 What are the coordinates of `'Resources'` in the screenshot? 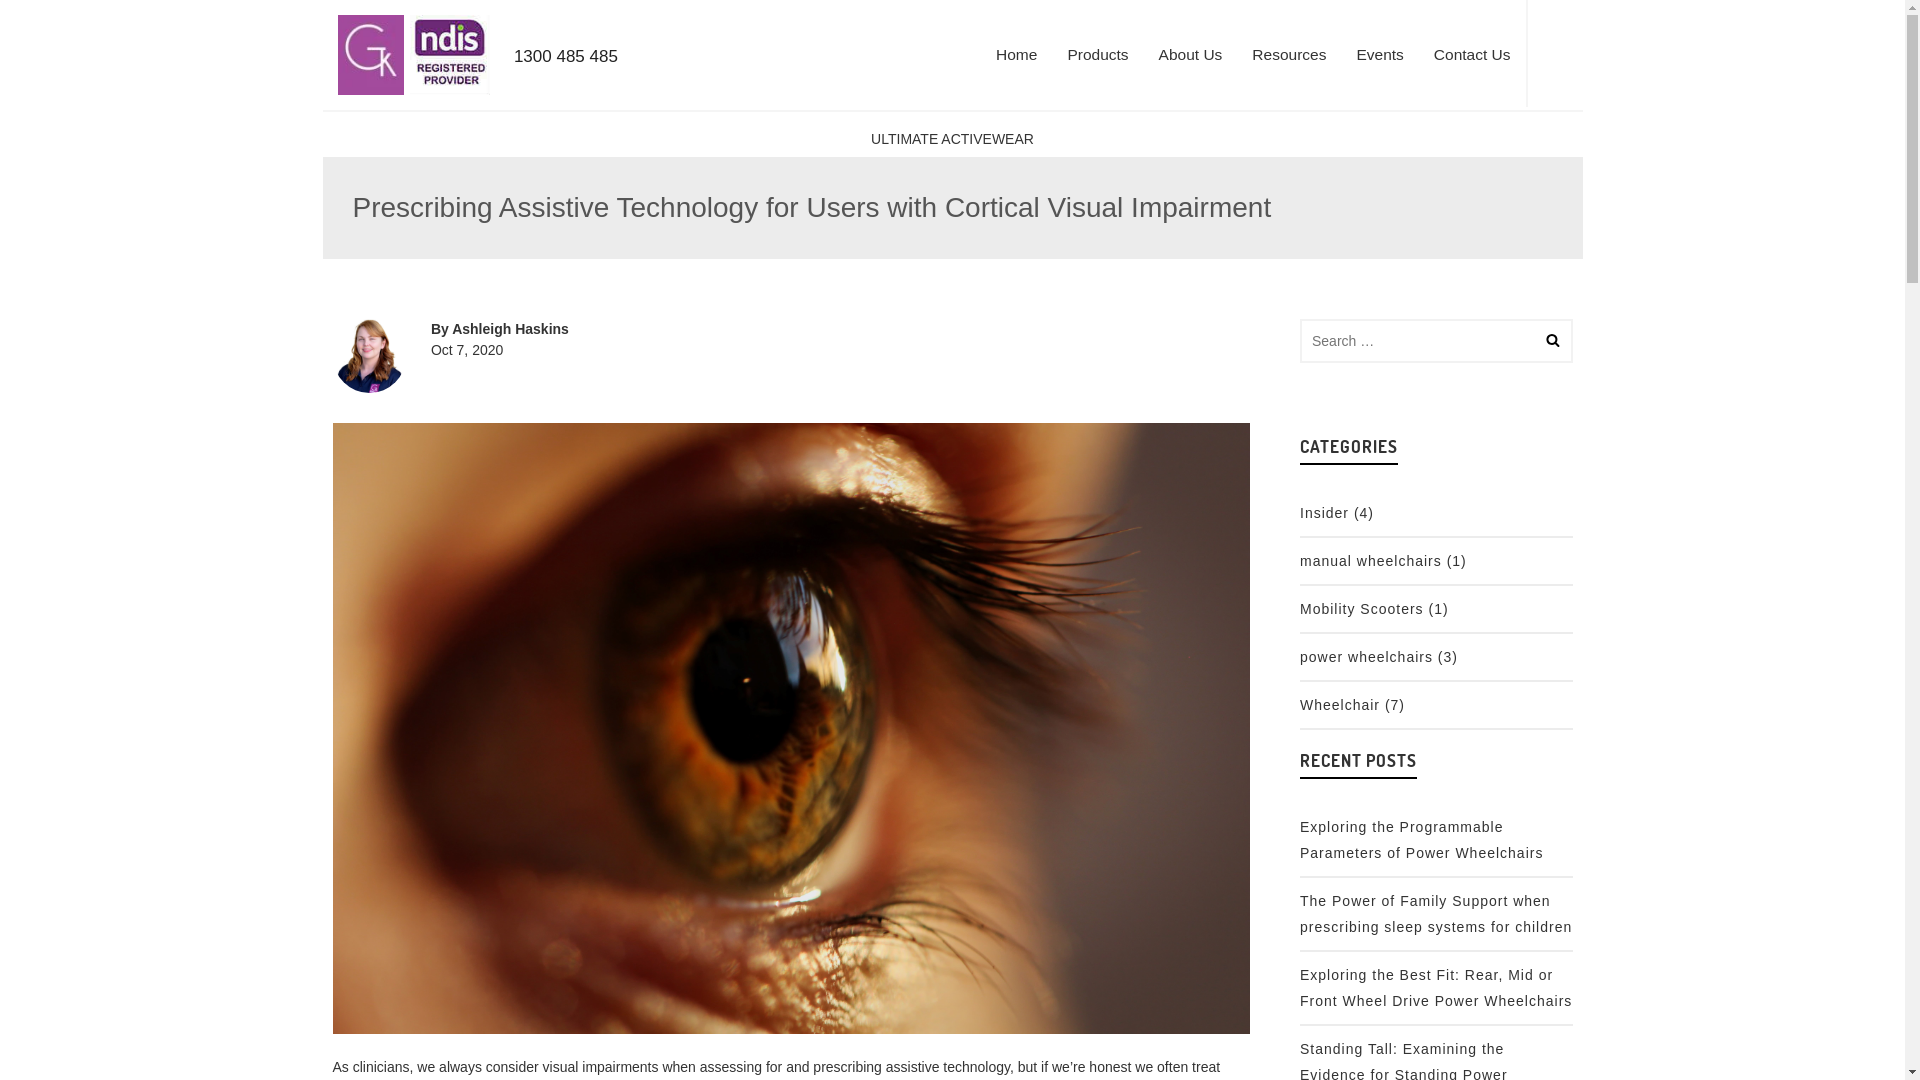 It's located at (1289, 53).